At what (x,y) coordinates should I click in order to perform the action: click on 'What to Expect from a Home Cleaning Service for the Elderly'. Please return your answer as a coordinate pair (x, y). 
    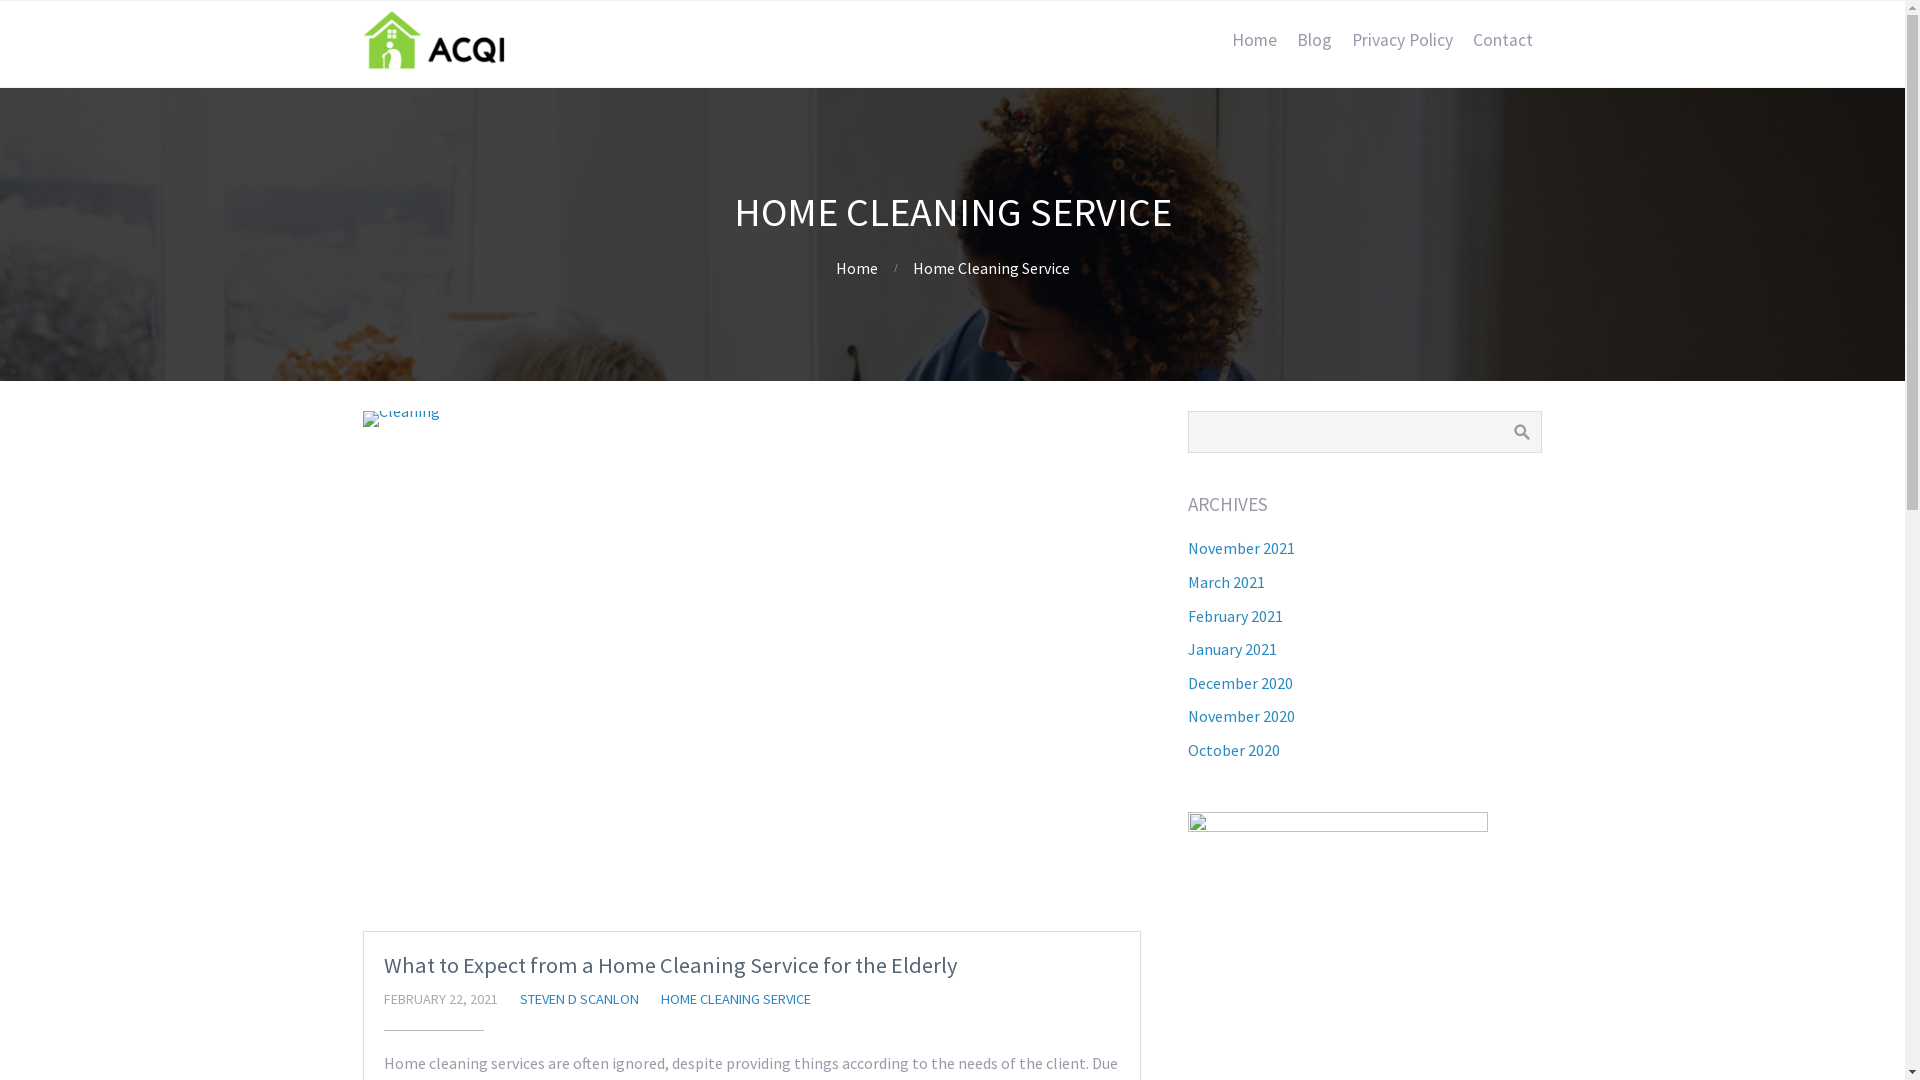
    Looking at the image, I should click on (384, 963).